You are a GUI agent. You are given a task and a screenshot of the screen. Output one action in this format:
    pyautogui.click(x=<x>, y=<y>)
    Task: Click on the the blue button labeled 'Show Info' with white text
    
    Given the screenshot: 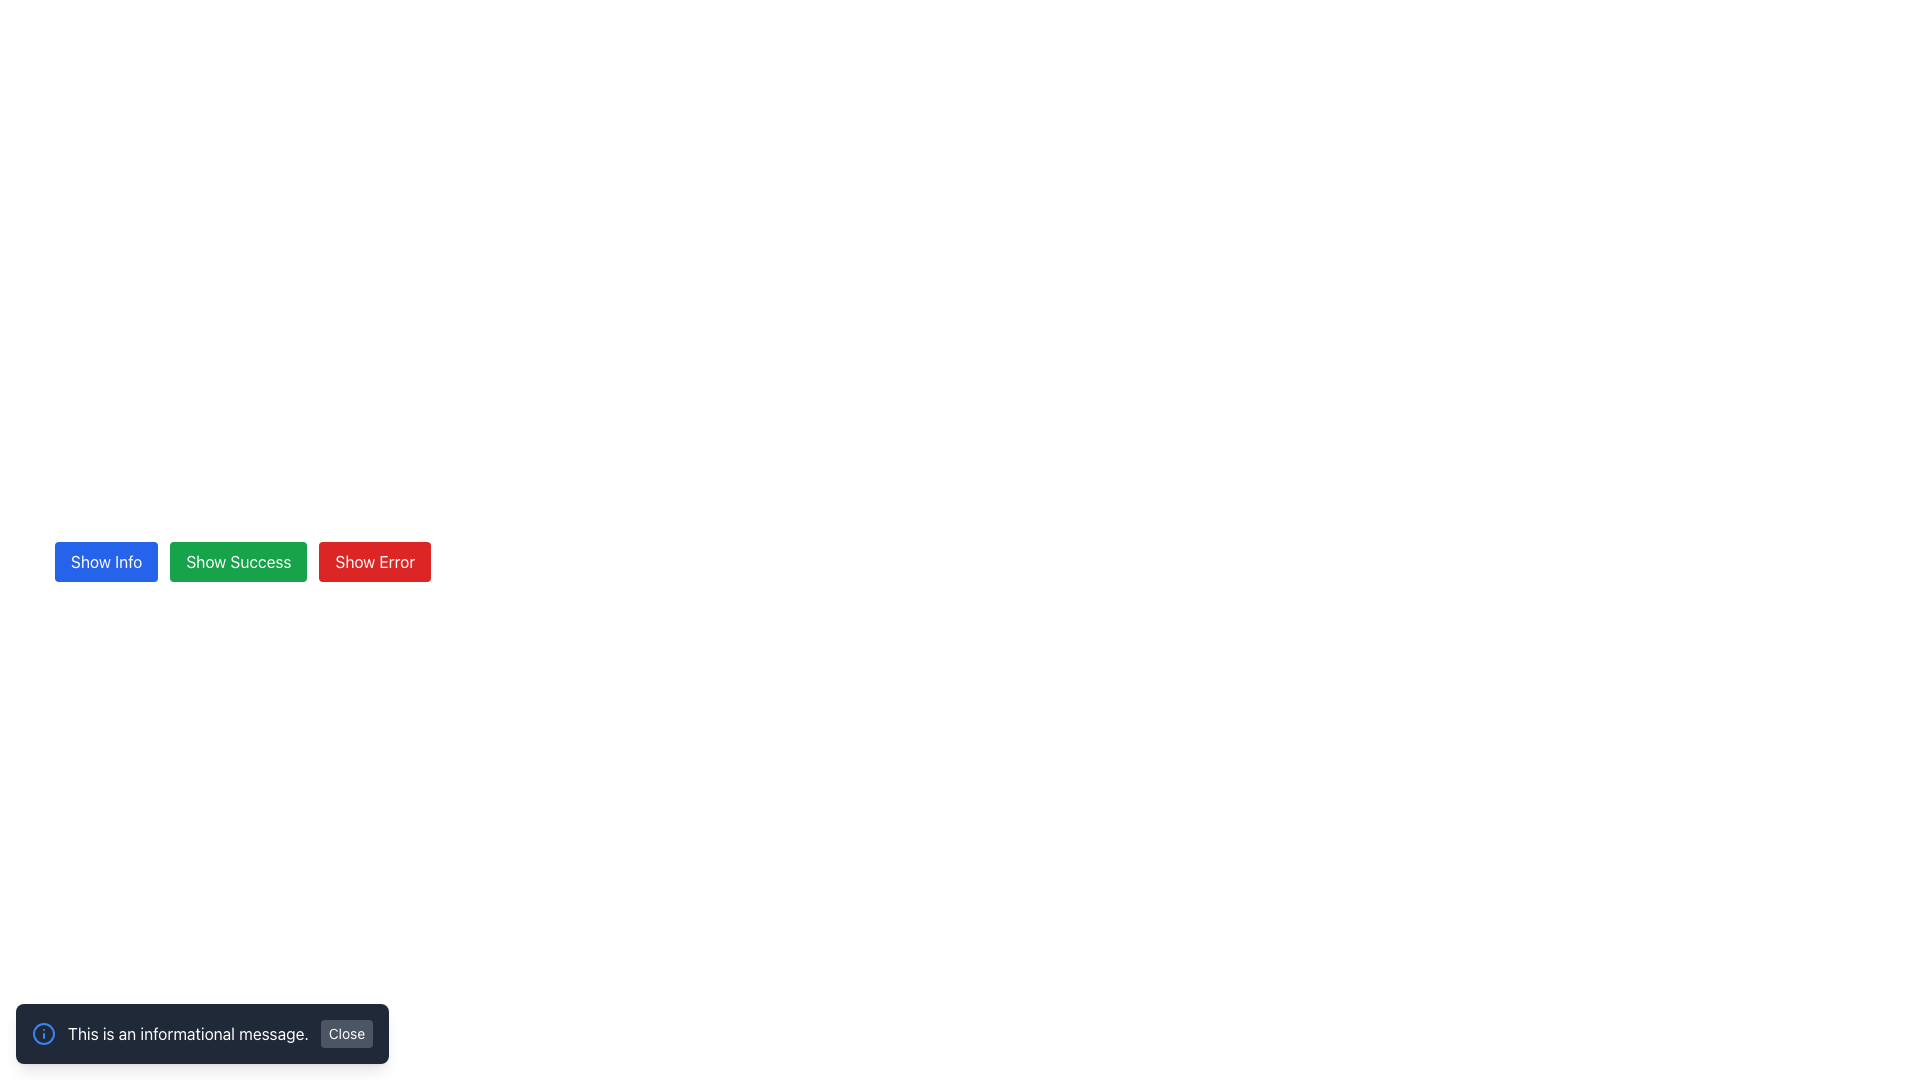 What is the action you would take?
    pyautogui.click(x=105, y=562)
    